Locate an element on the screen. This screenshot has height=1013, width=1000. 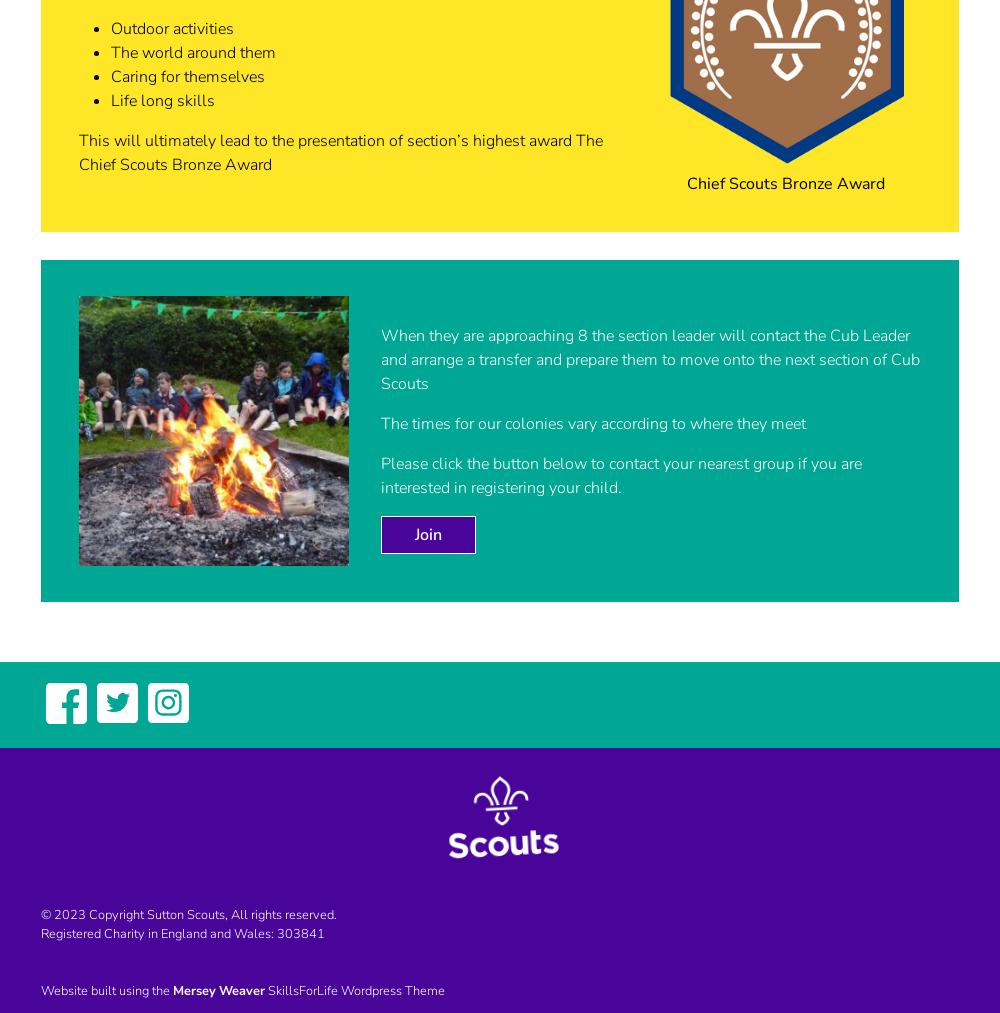
'Join' is located at coordinates (428, 533).